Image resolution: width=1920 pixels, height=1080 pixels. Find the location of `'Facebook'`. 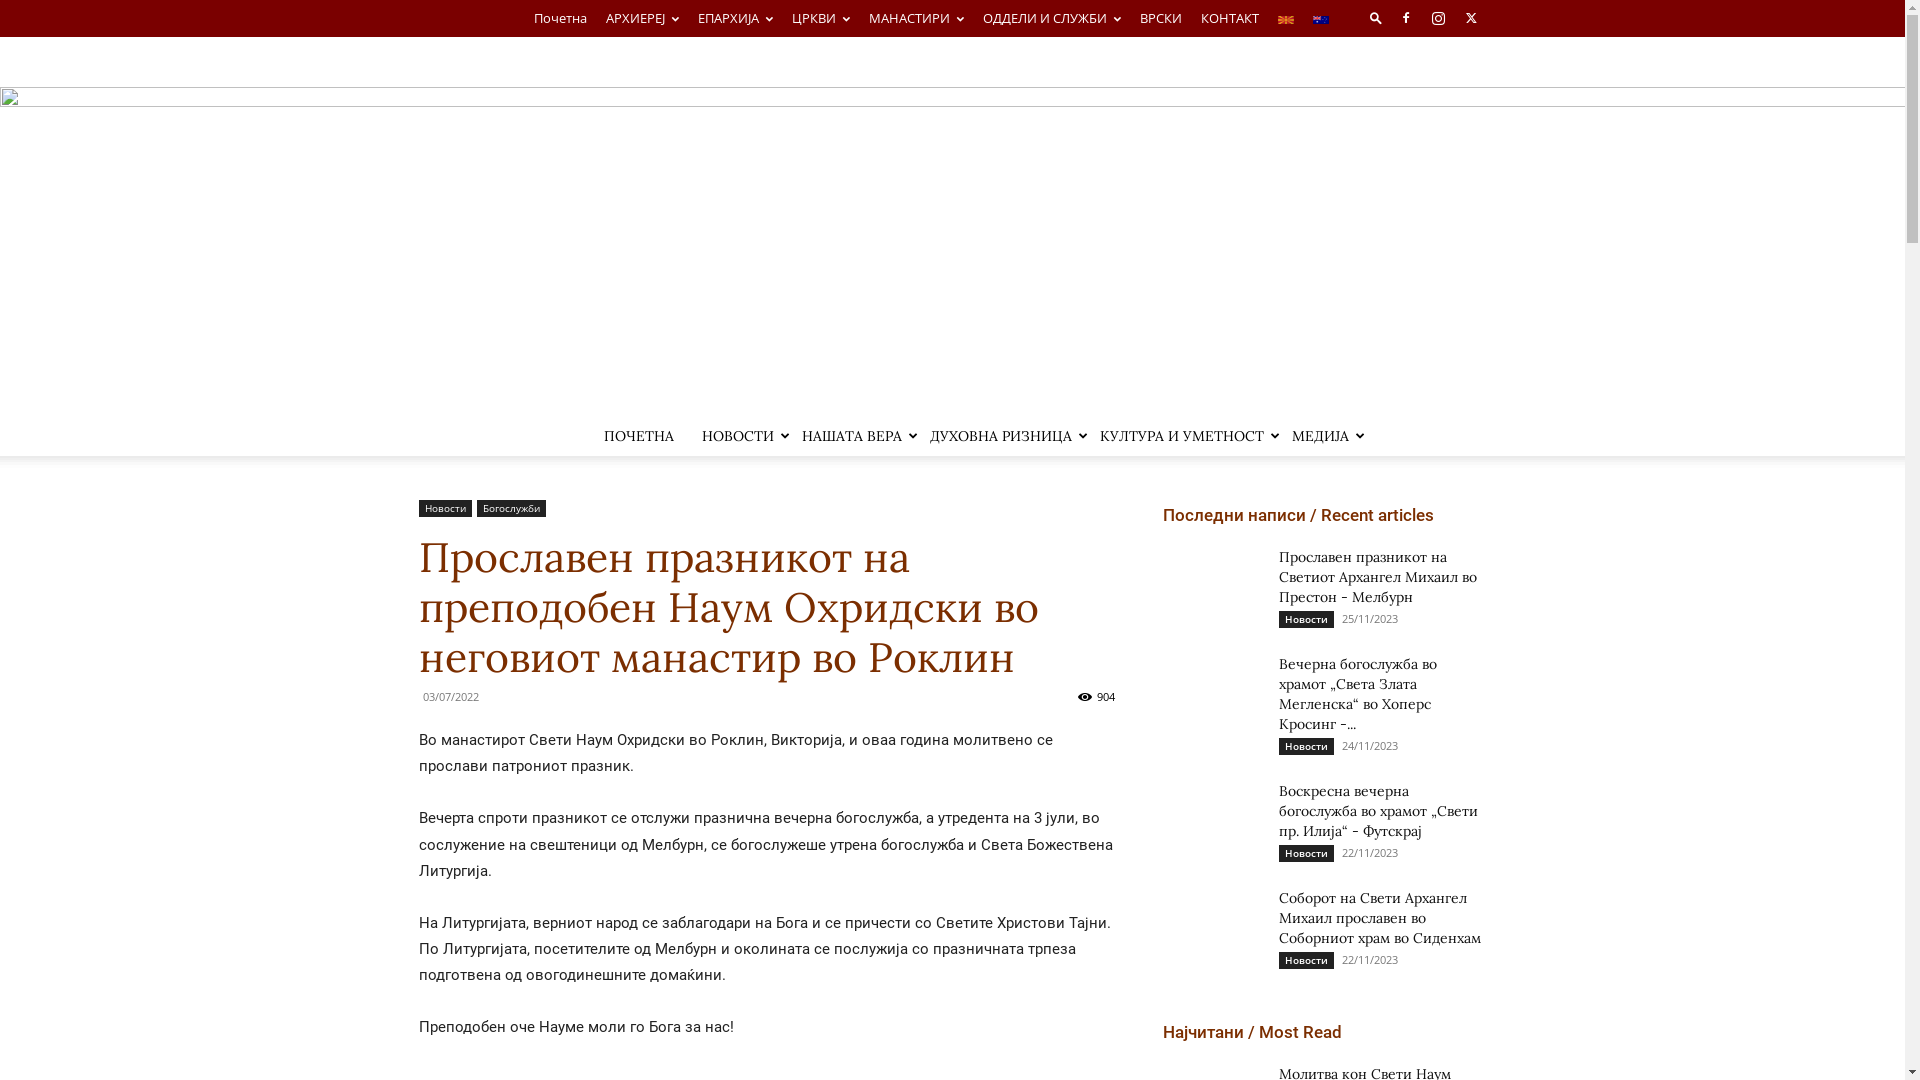

'Facebook' is located at coordinates (1404, 18).